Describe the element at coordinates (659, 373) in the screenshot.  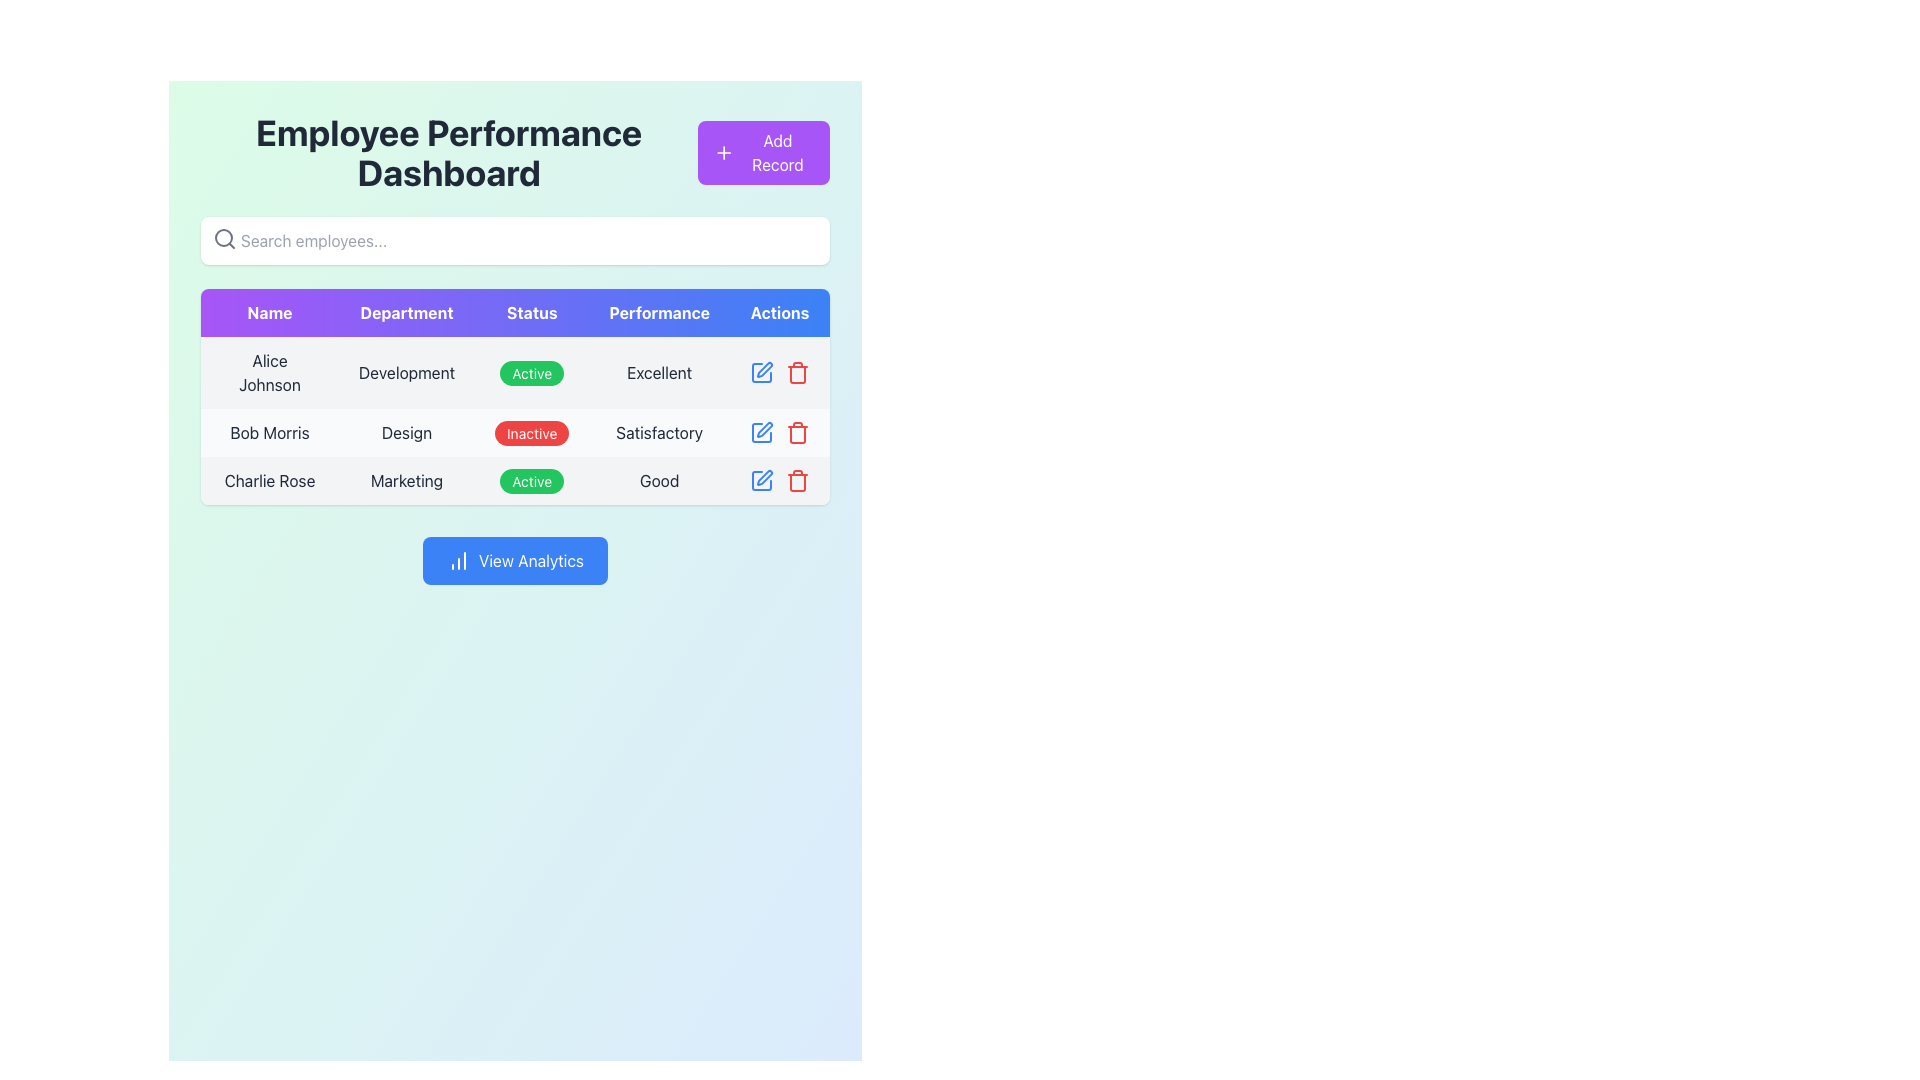
I see `the Text label displaying 'Excellent' in the Performance category, located in the fourth column of the first row of the table, adjacent to 'Active'` at that location.